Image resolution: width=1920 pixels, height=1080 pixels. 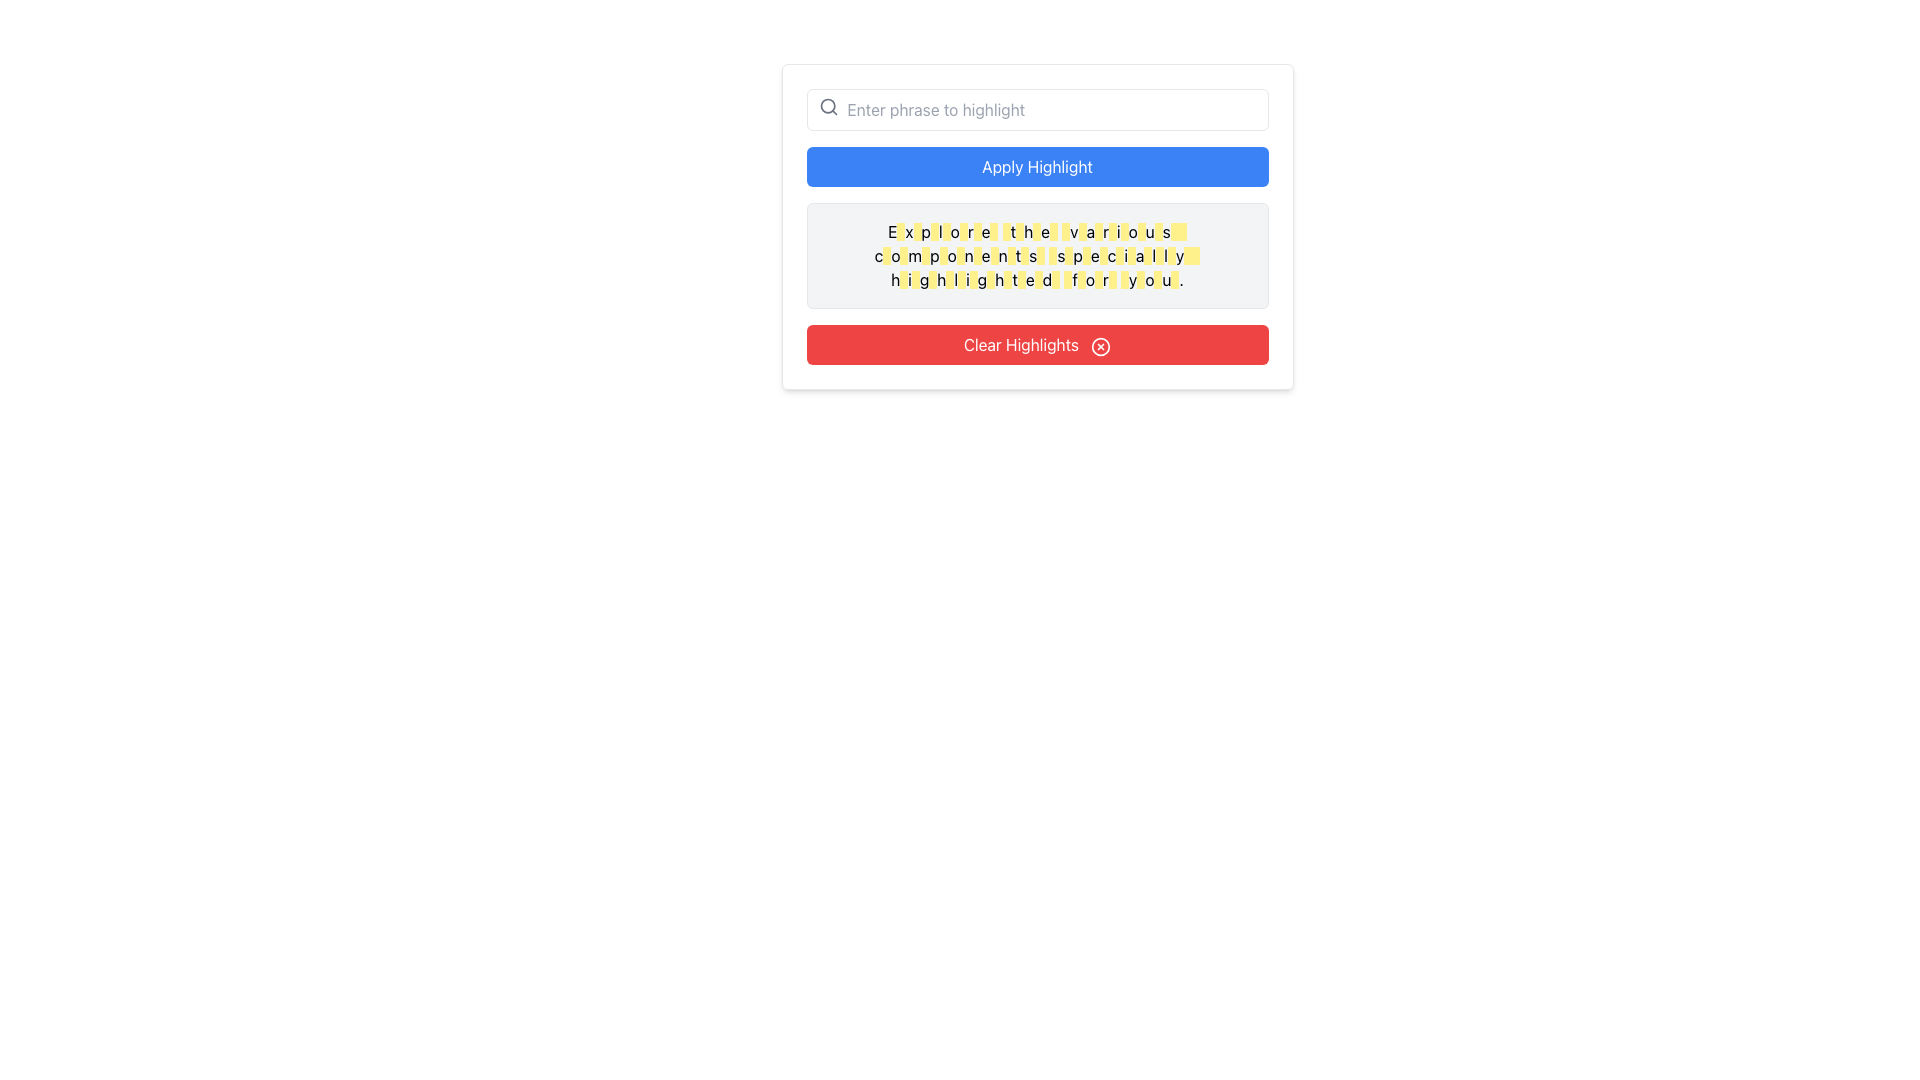 I want to click on the fourth highlighted segment with a yellow background and dark yellow text styling in the middle of a descriptive sentence, so click(x=942, y=254).